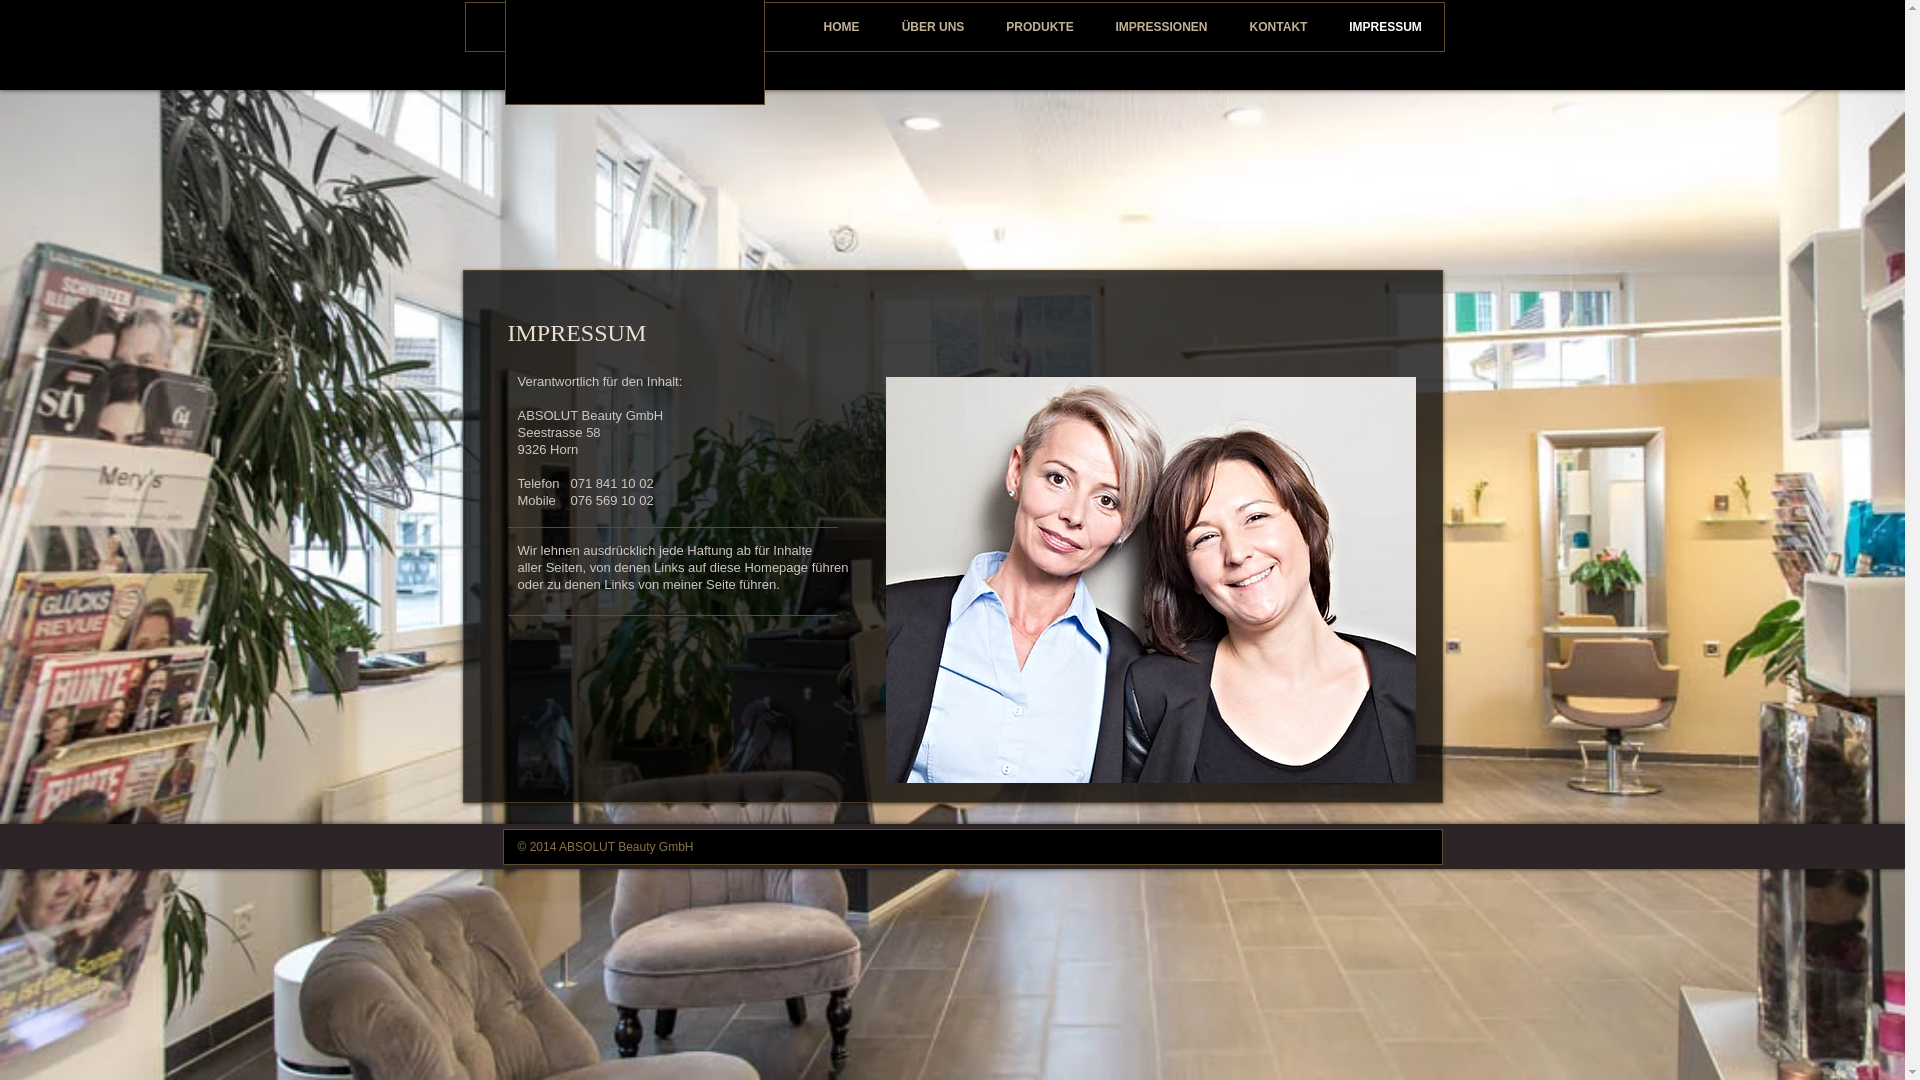  I want to click on 'HOME', so click(801, 27).